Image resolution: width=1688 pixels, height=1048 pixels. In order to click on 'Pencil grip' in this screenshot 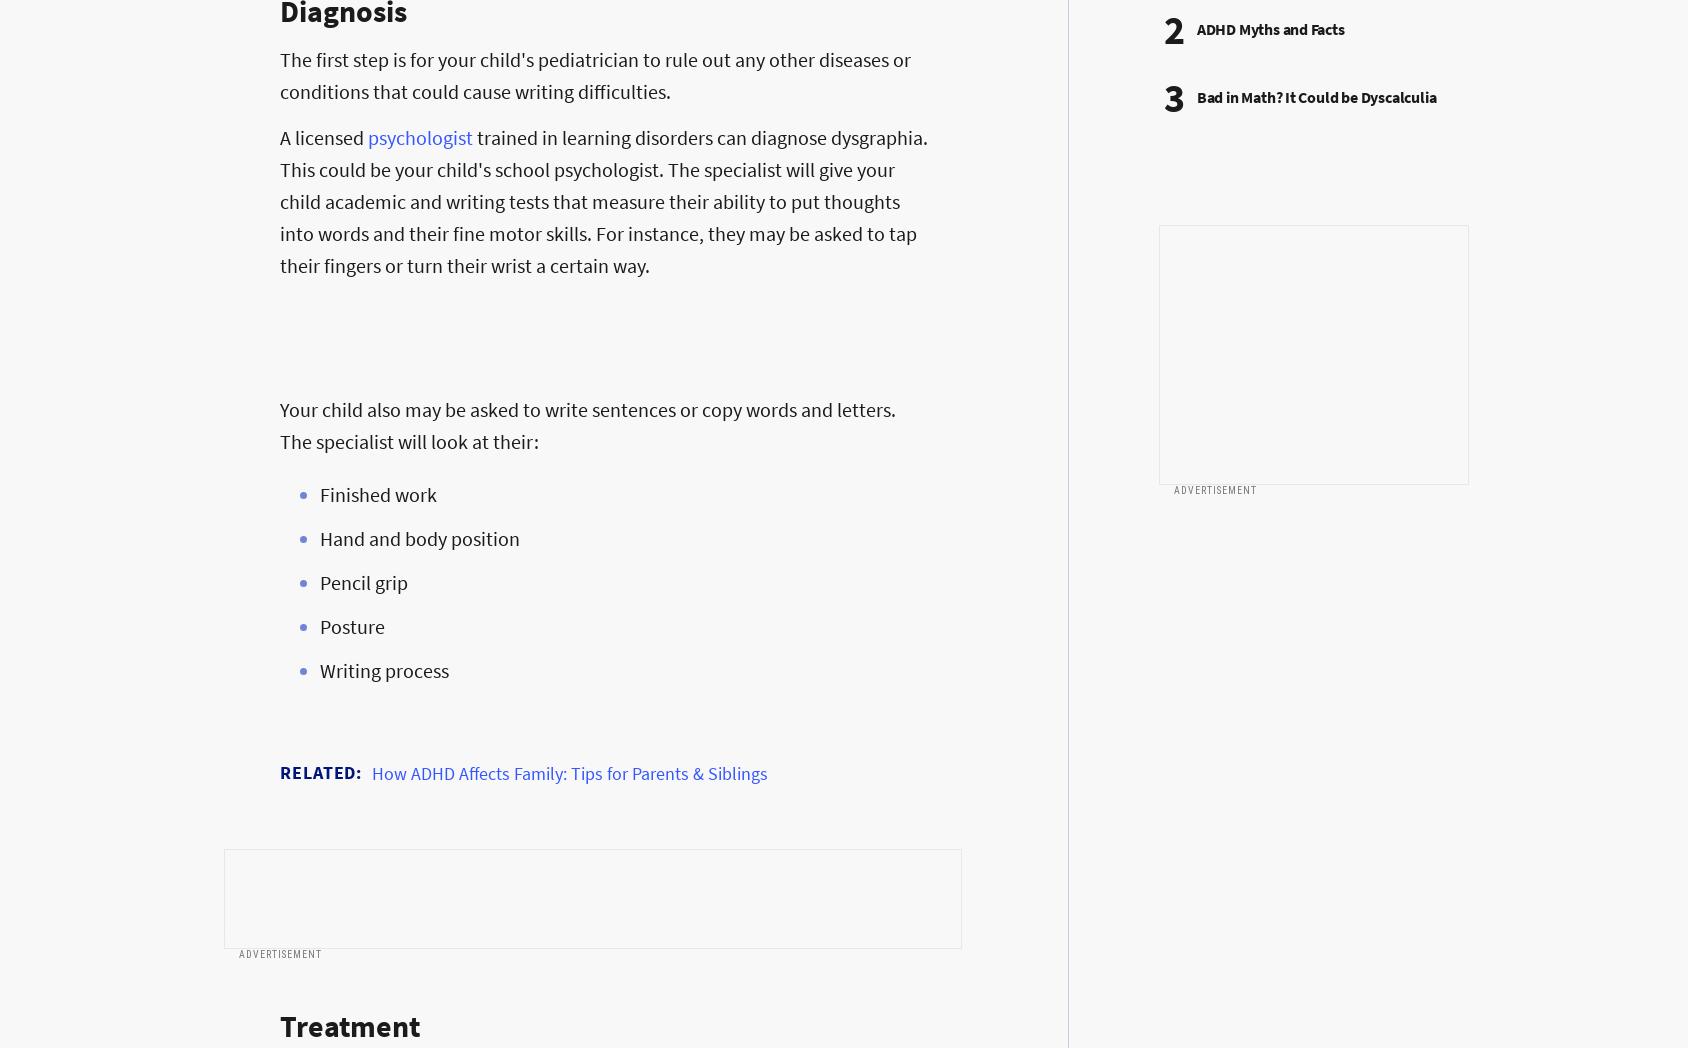, I will do `click(363, 582)`.